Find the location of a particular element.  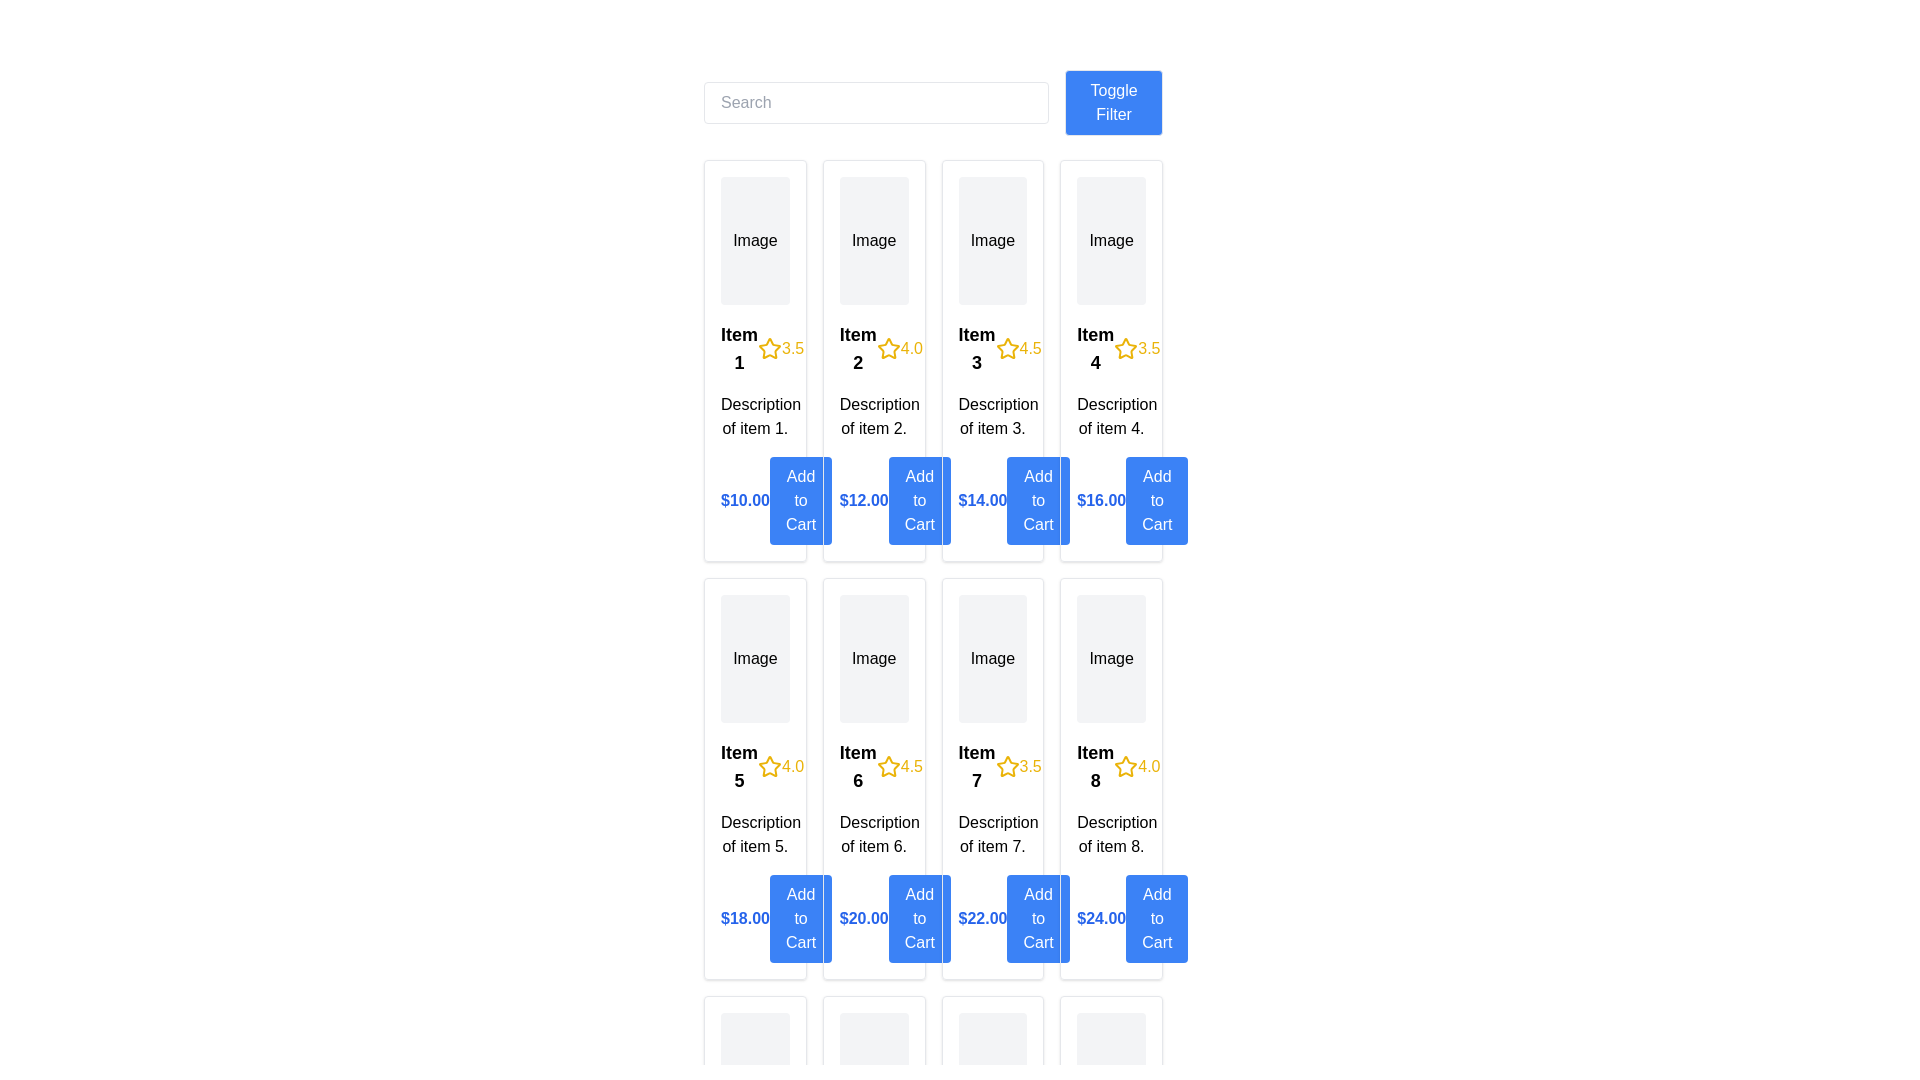

the Text label displaying the price of item 5, positioned above the 'Add to Cart' button is located at coordinates (744, 918).